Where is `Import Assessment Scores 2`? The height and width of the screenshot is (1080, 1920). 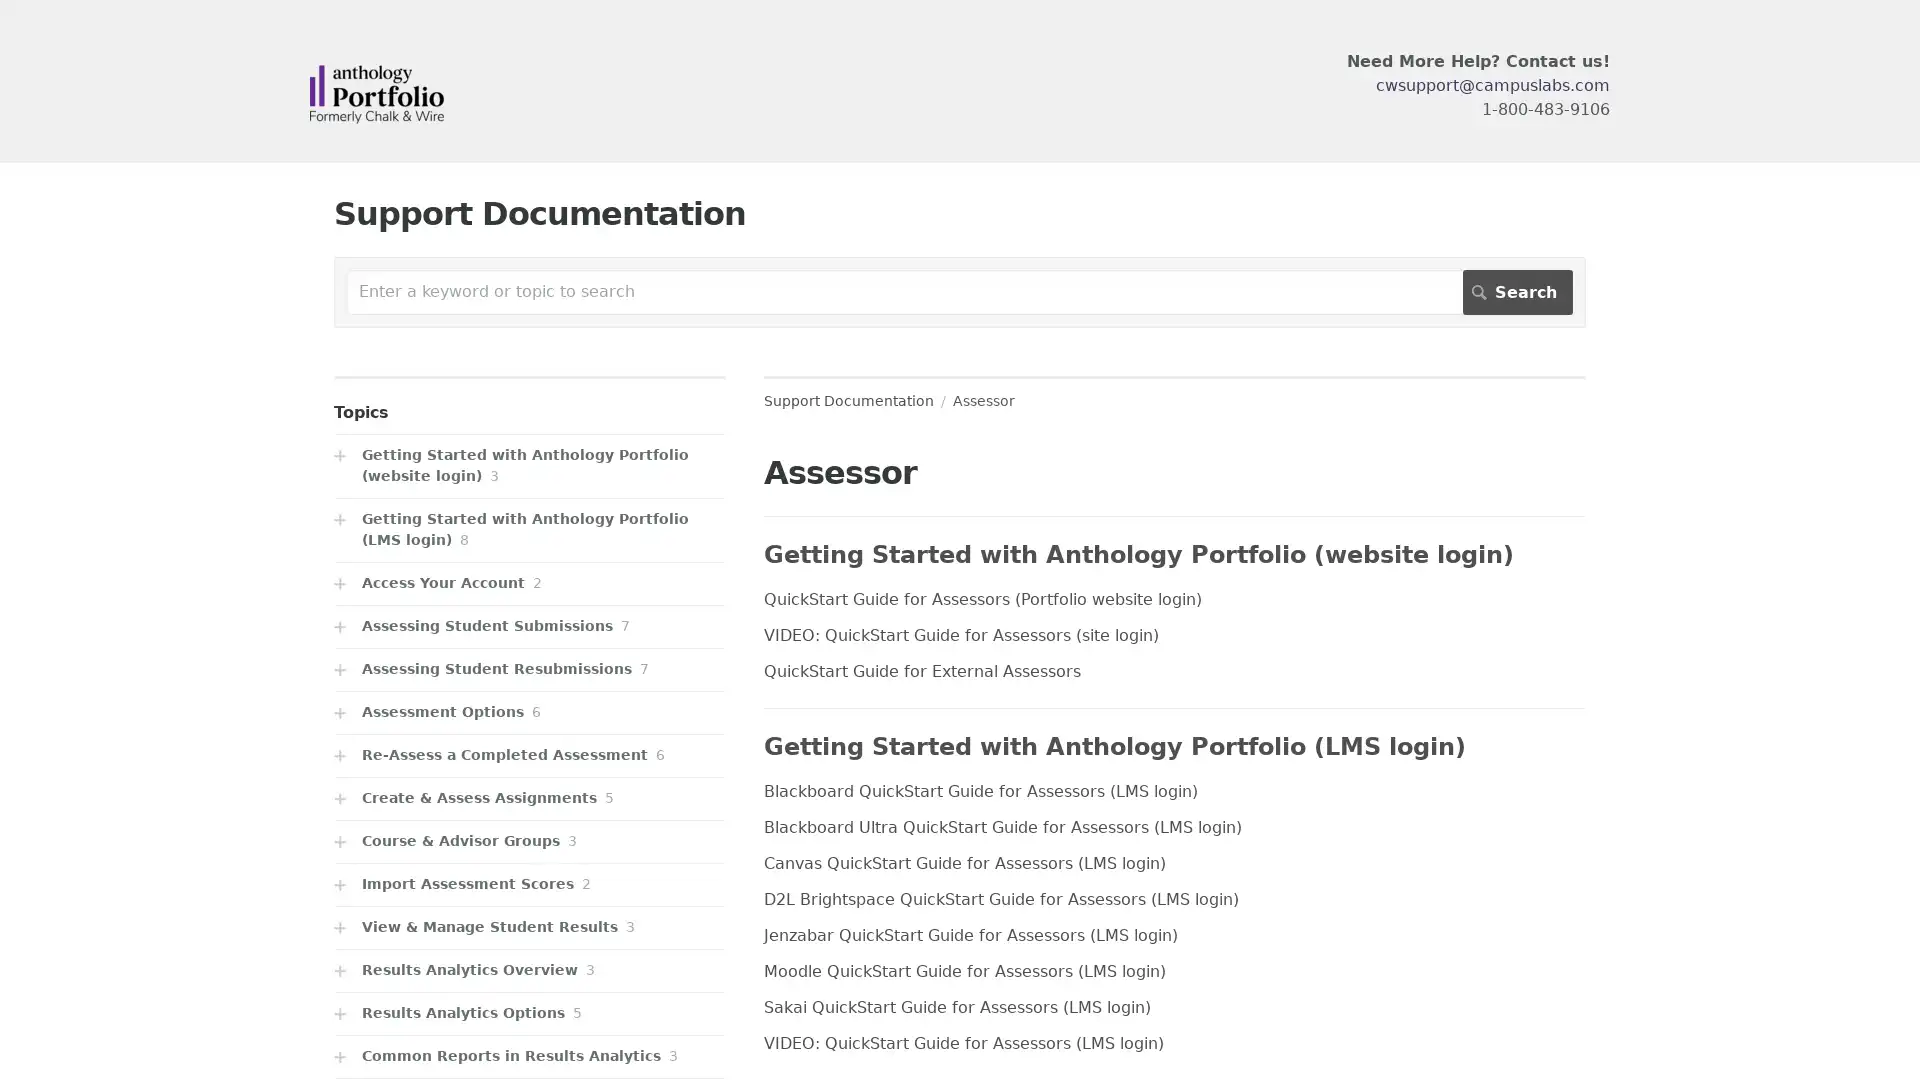
Import Assessment Scores 2 is located at coordinates (529, 883).